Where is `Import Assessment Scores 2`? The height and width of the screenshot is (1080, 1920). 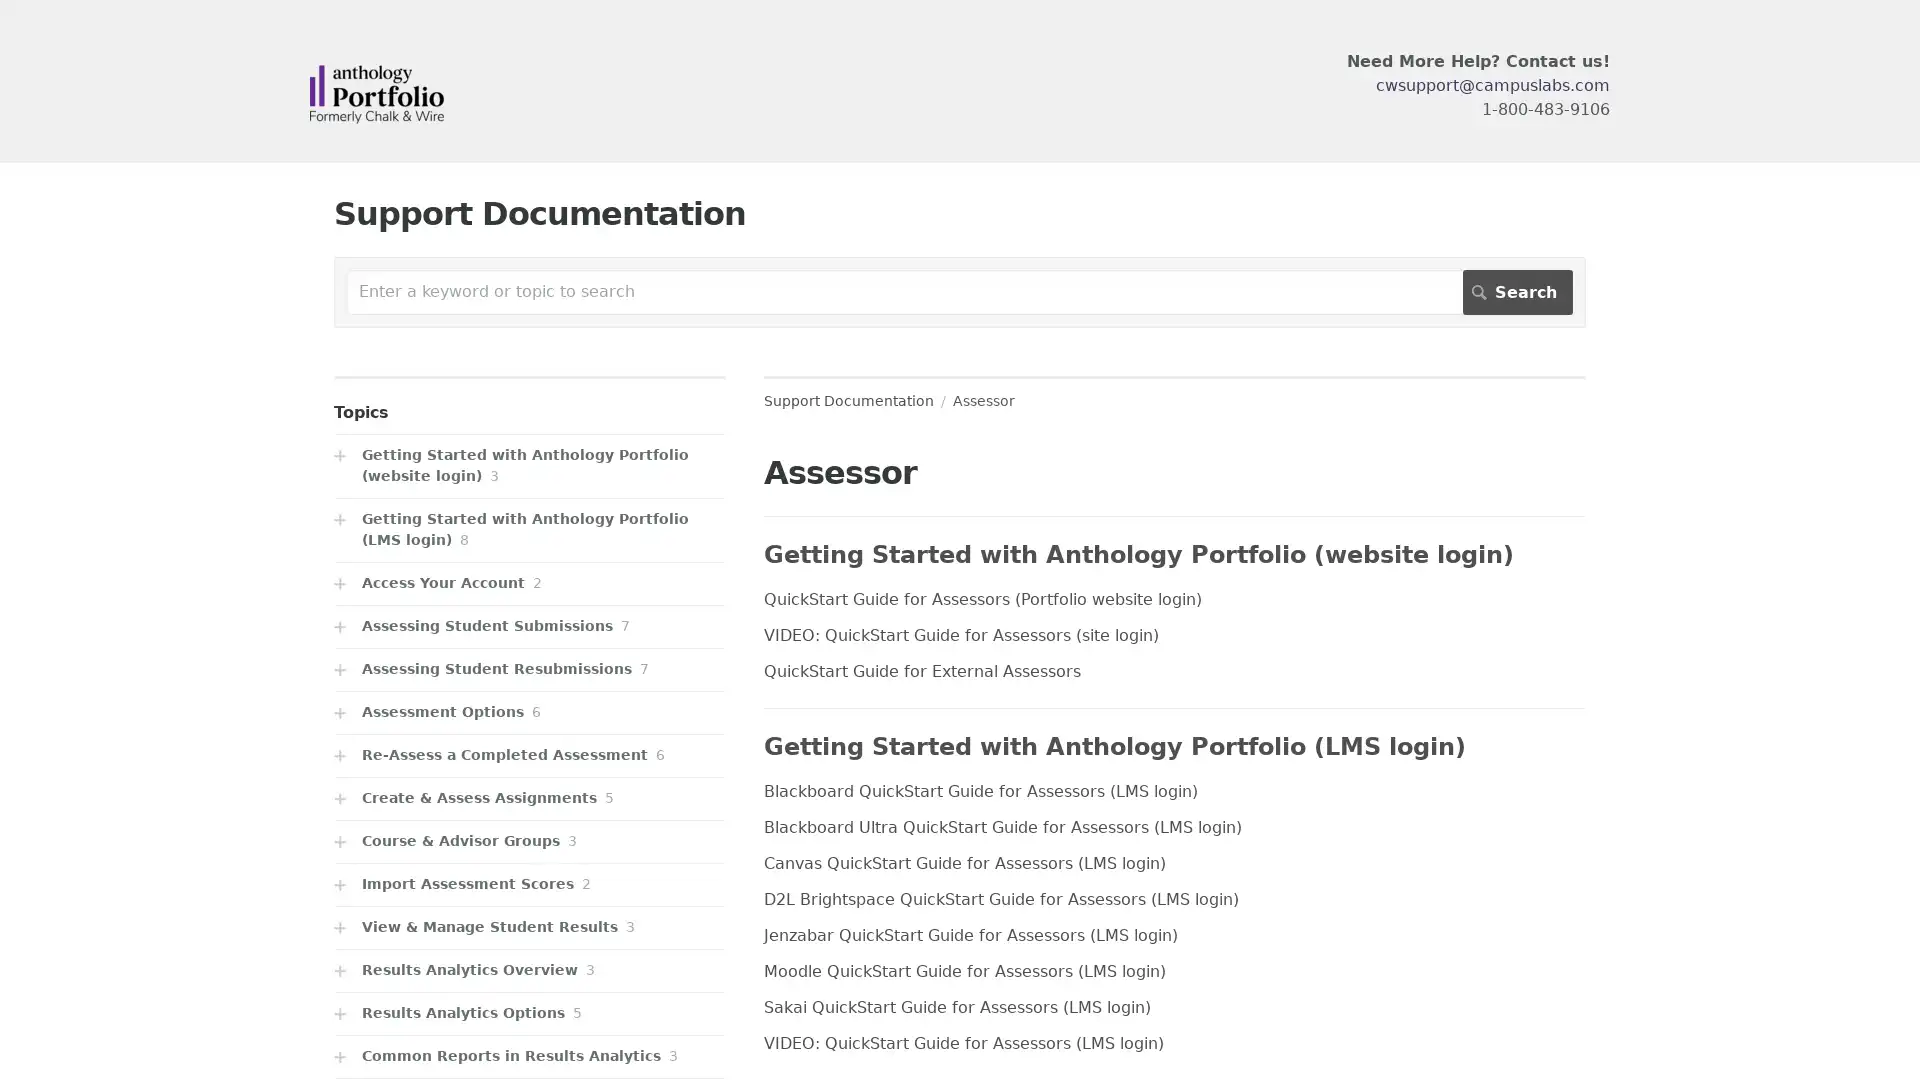
Import Assessment Scores 2 is located at coordinates (529, 883).